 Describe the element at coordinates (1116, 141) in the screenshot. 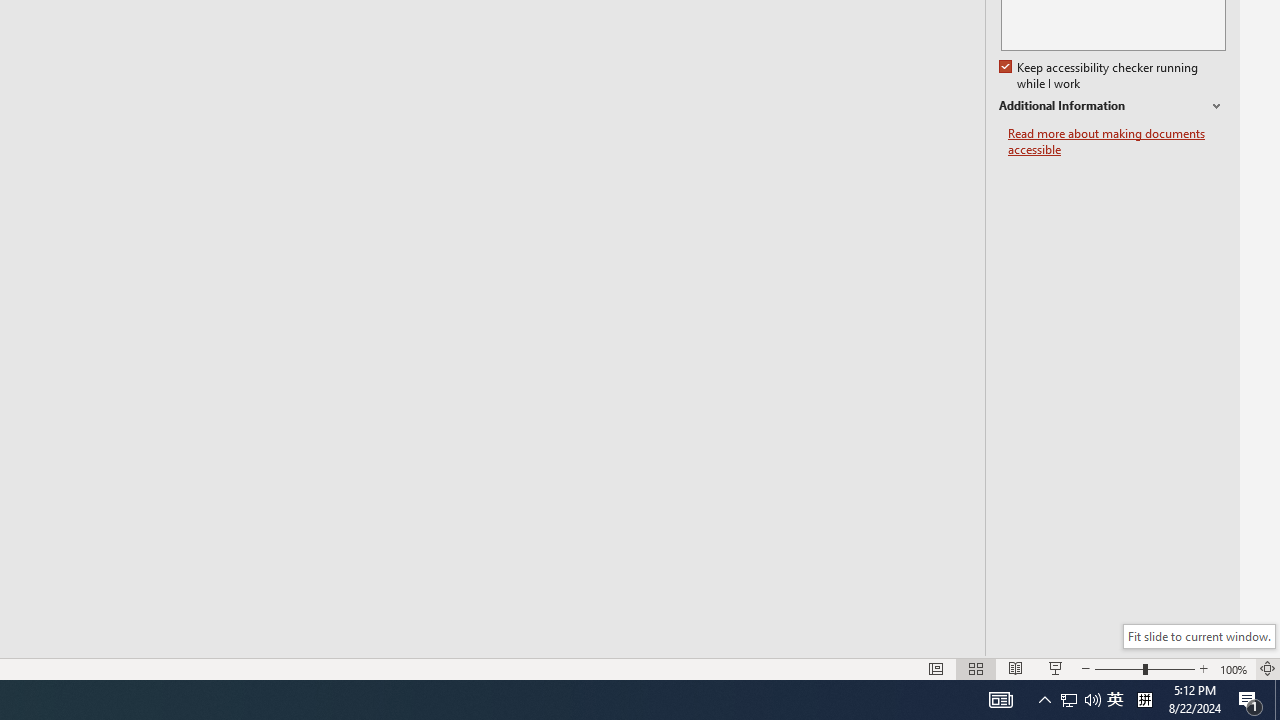

I see `'Read more about making documents accessible'` at that location.